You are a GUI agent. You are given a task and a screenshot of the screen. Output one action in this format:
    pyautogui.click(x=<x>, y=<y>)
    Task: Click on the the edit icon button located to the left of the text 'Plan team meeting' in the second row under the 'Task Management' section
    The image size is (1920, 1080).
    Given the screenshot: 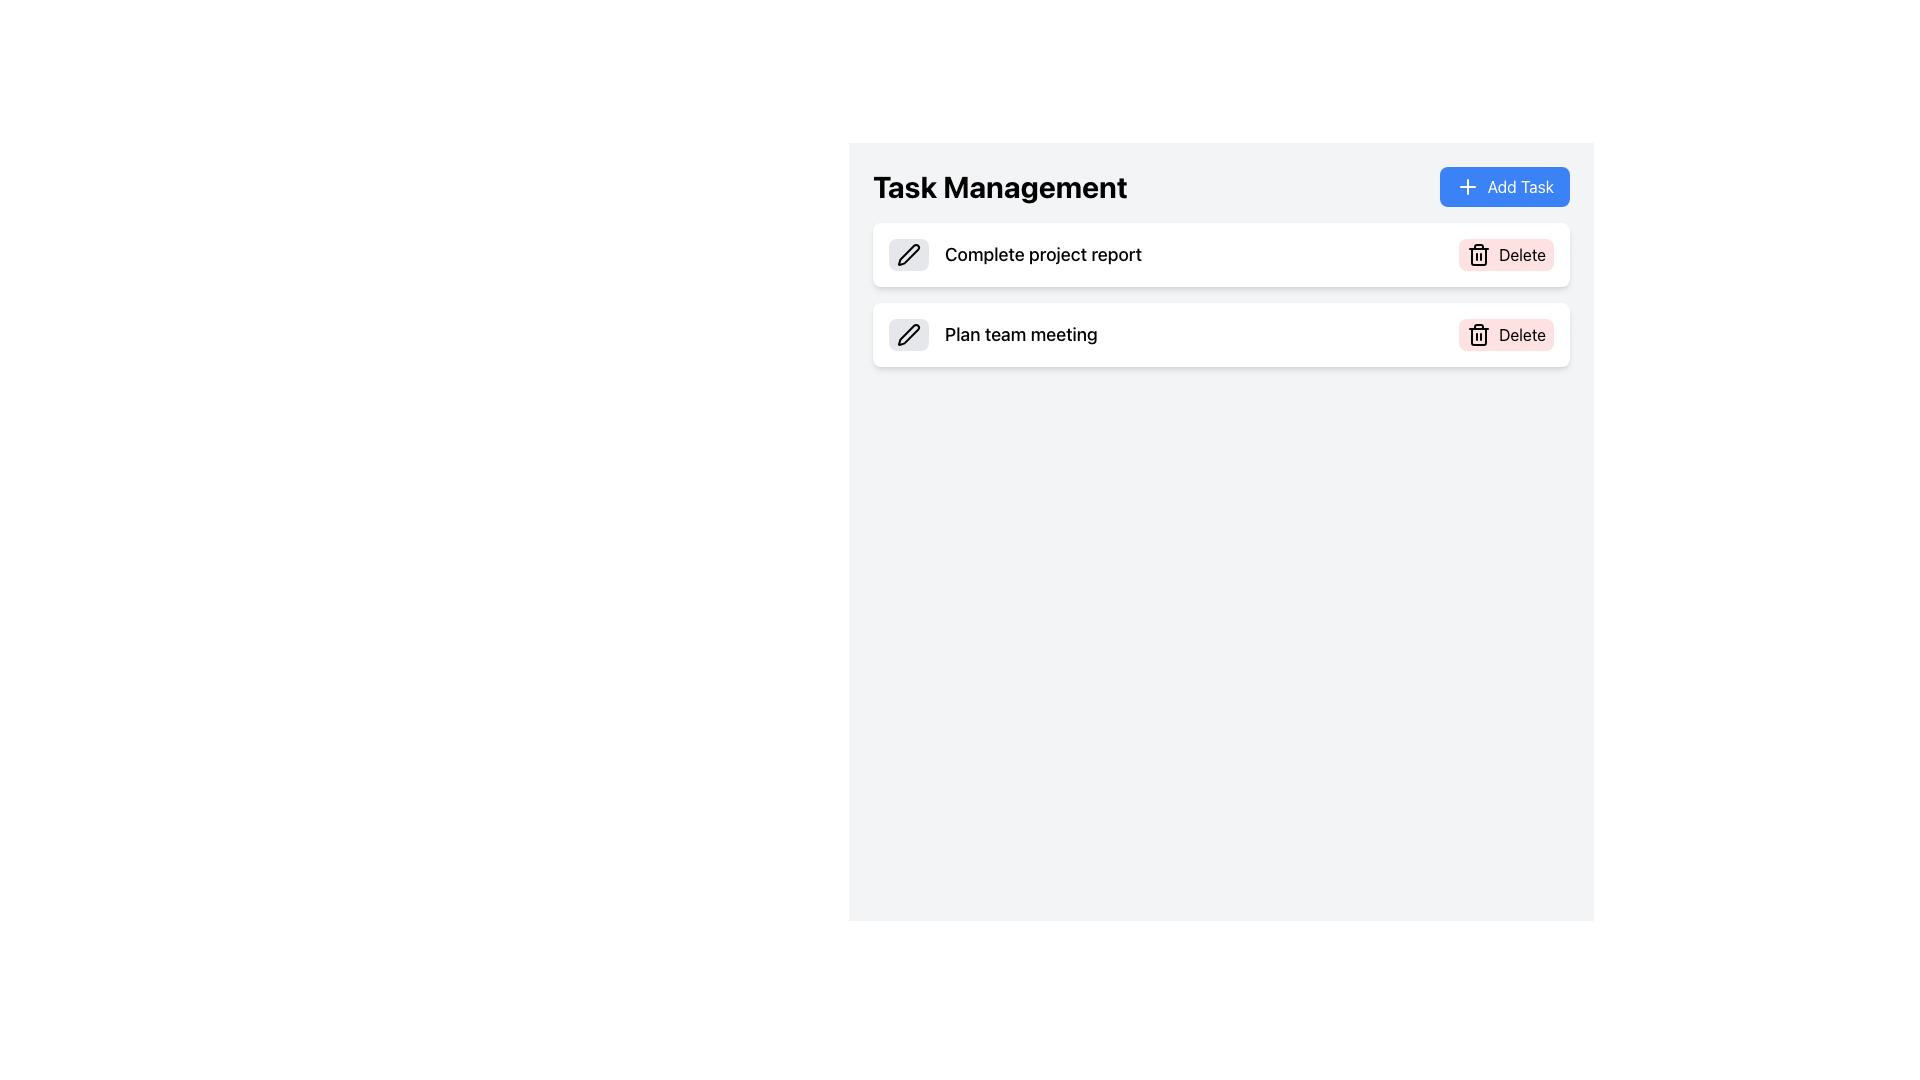 What is the action you would take?
    pyautogui.click(x=907, y=334)
    